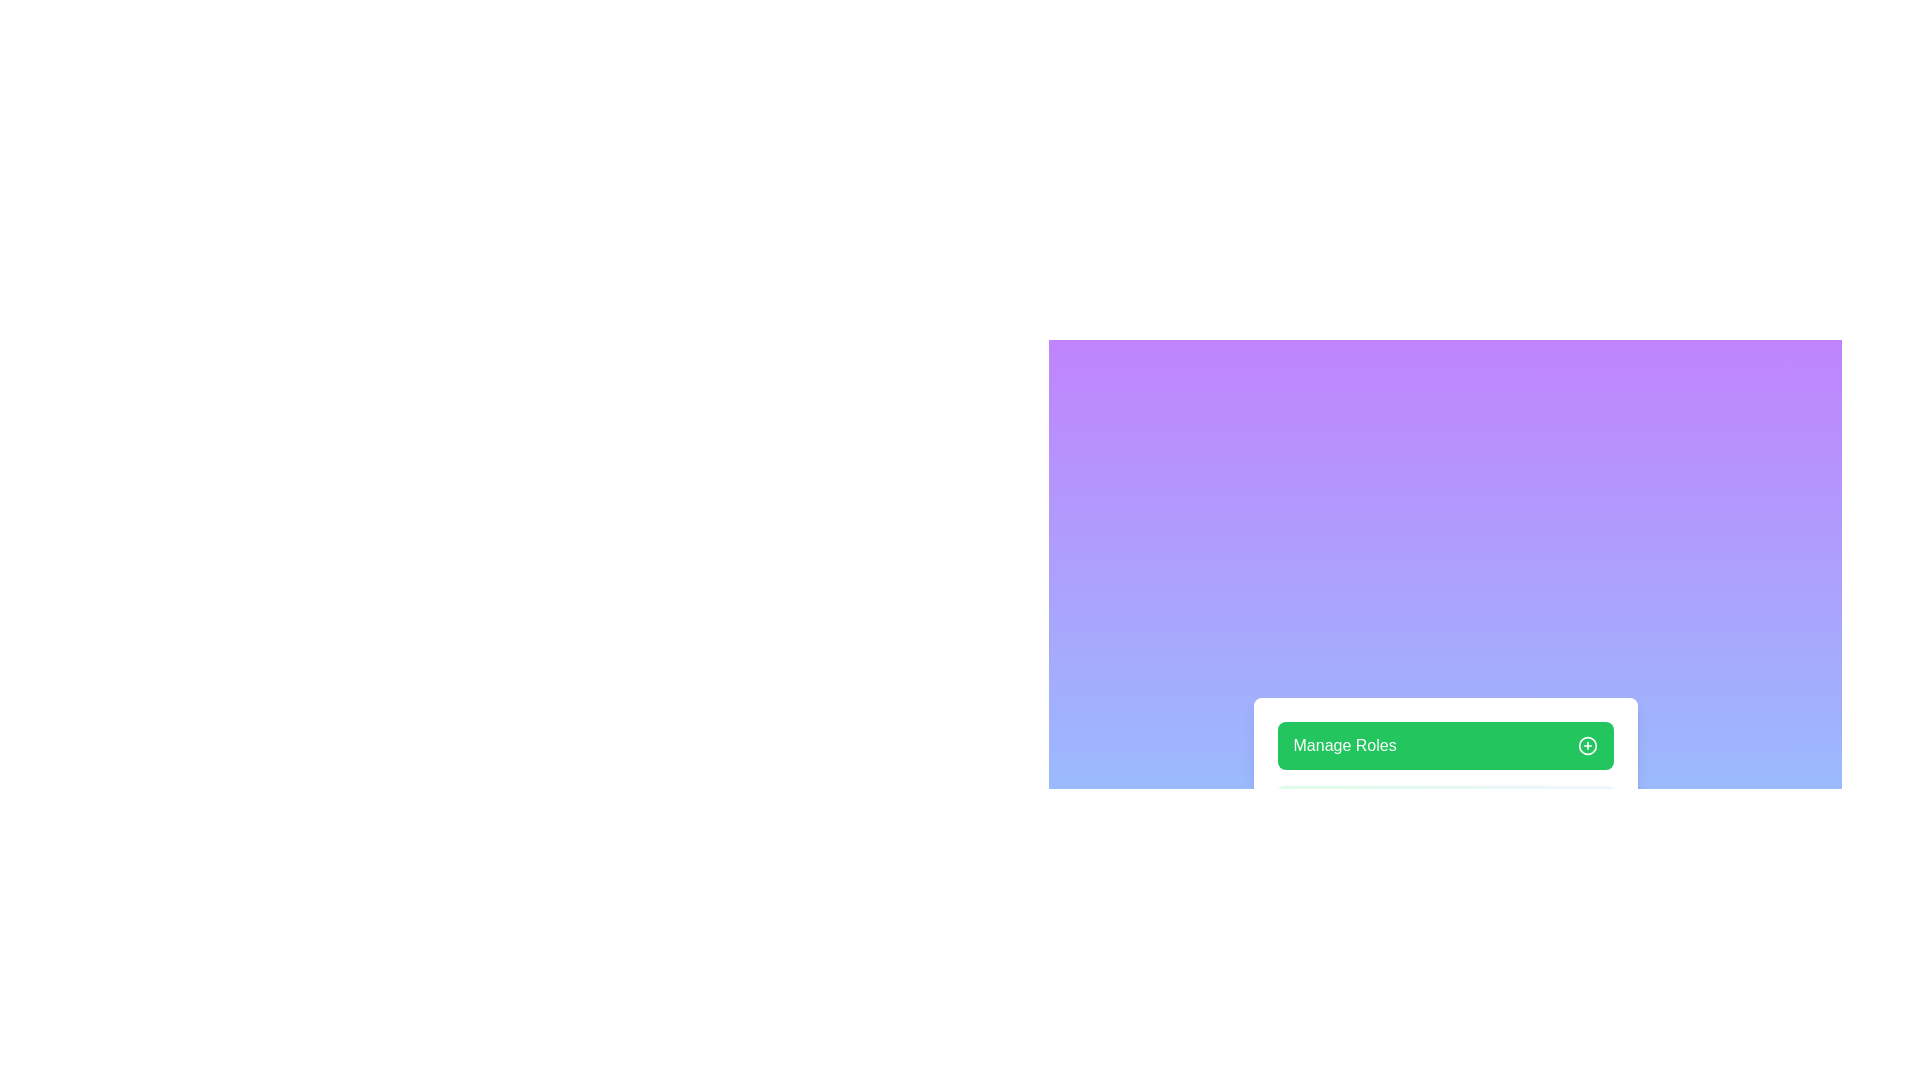  What do you see at coordinates (1445, 745) in the screenshot?
I see `'Manage Roles' button to toggle the menu` at bounding box center [1445, 745].